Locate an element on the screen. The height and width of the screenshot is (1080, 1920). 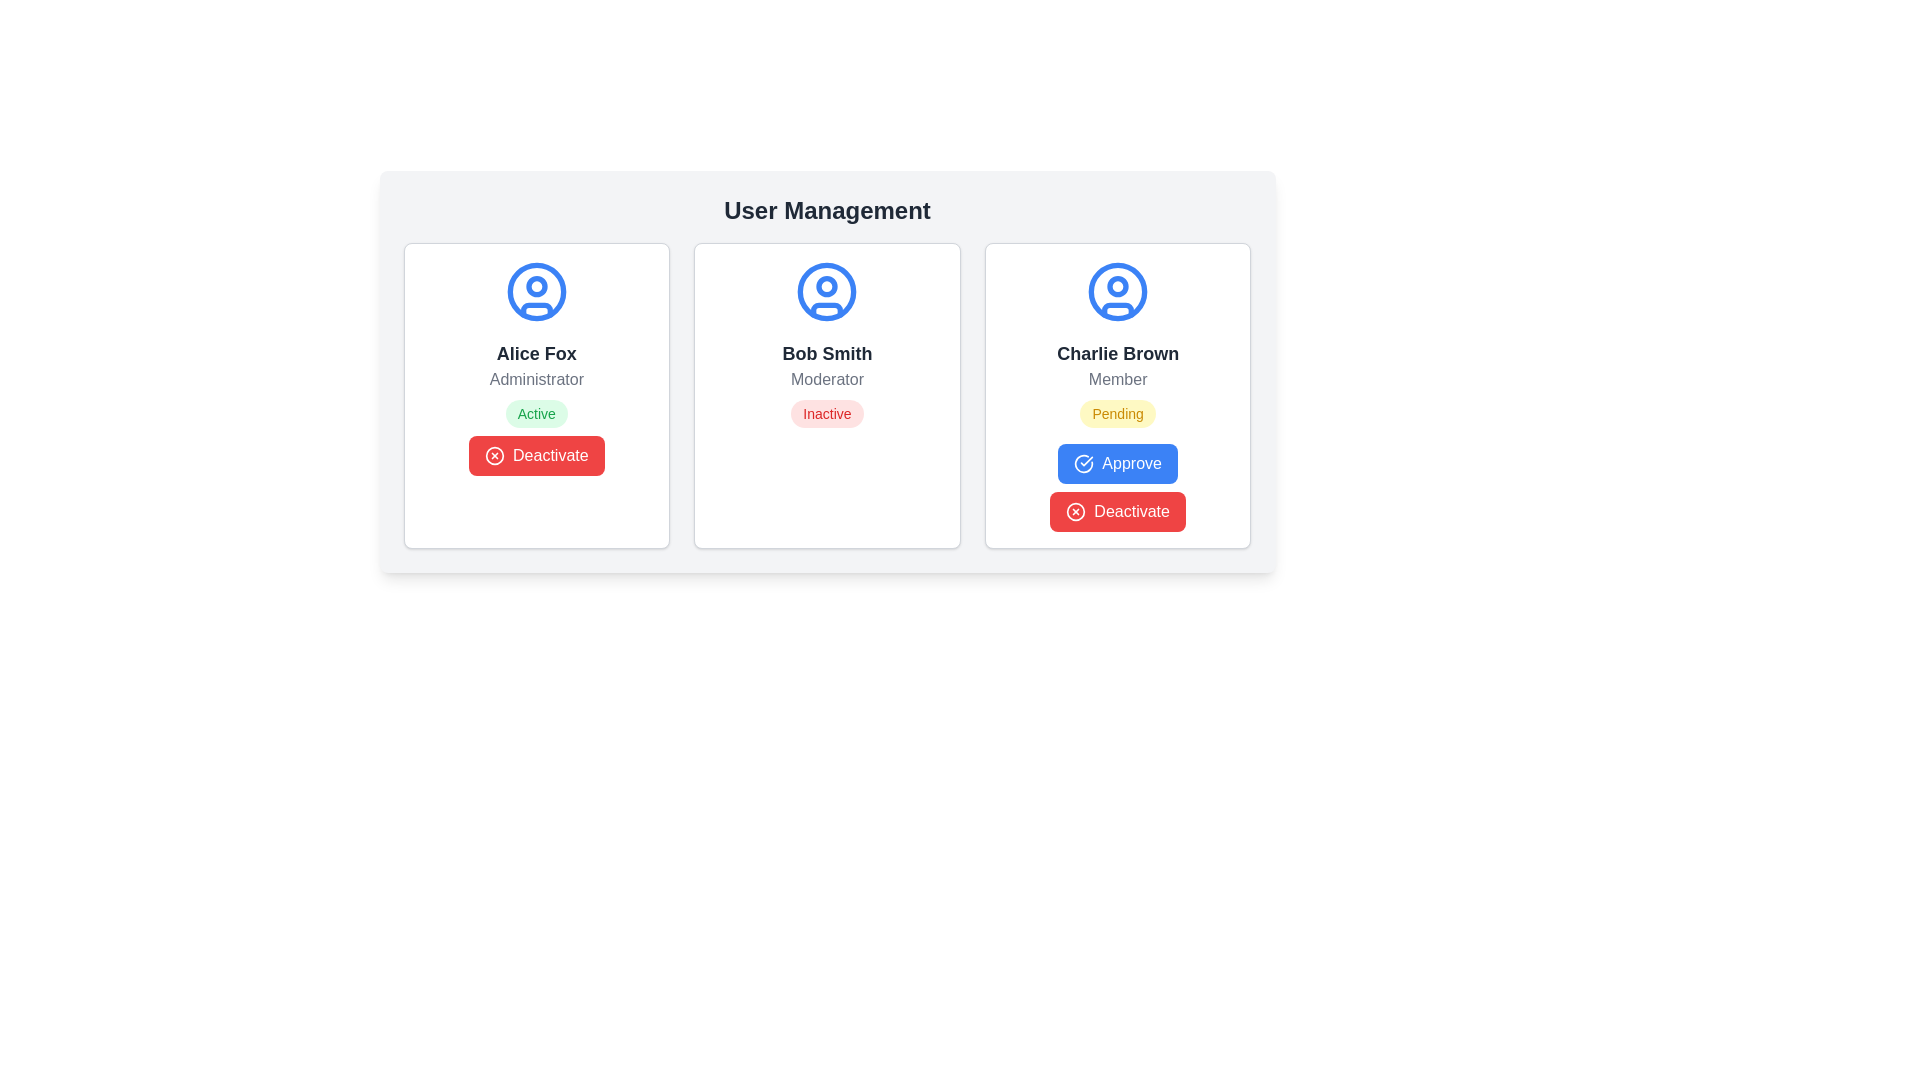
the green pill-shaped status indicator labeled 'Active', which is located in the center of the card interface for user 'Alice Fox', positioned below the user's name and above the 'Deactivate' button is located at coordinates (536, 412).